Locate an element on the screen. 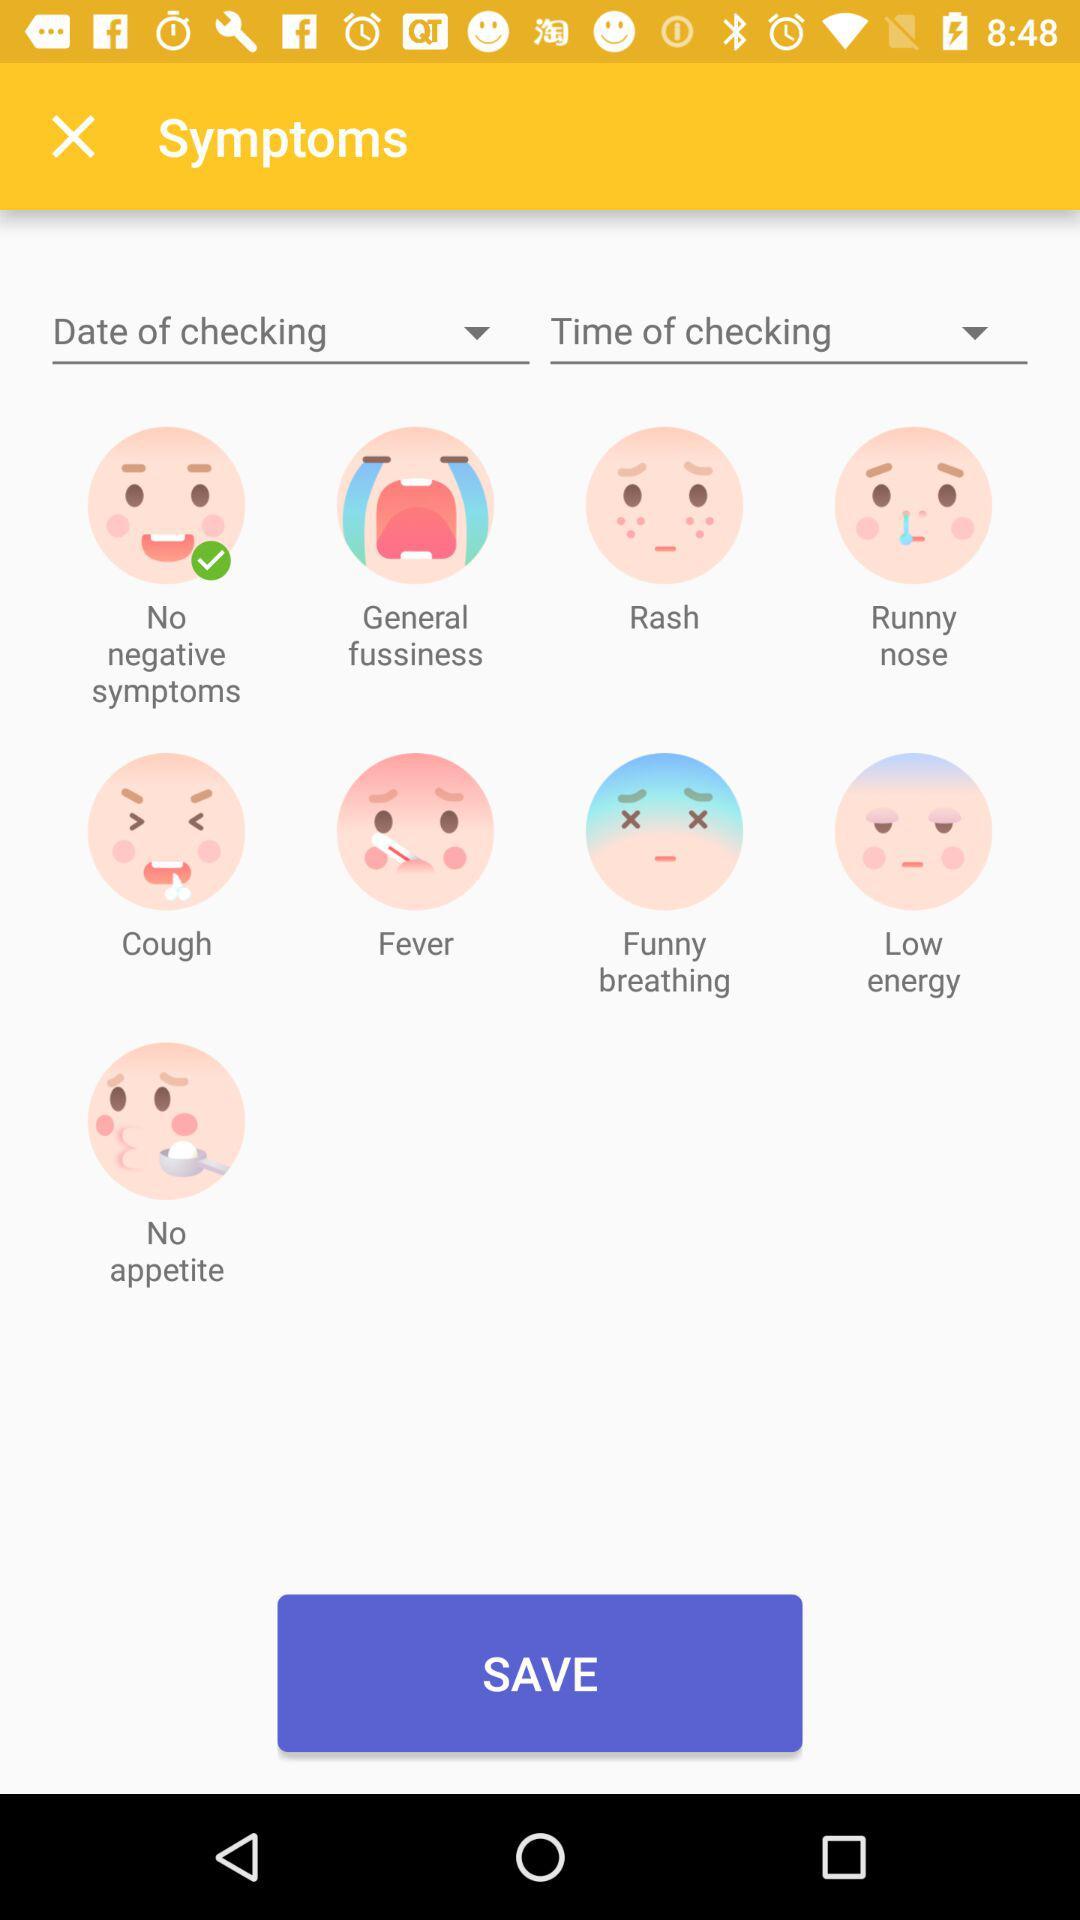 The height and width of the screenshot is (1920, 1080). the save icon is located at coordinates (540, 1673).